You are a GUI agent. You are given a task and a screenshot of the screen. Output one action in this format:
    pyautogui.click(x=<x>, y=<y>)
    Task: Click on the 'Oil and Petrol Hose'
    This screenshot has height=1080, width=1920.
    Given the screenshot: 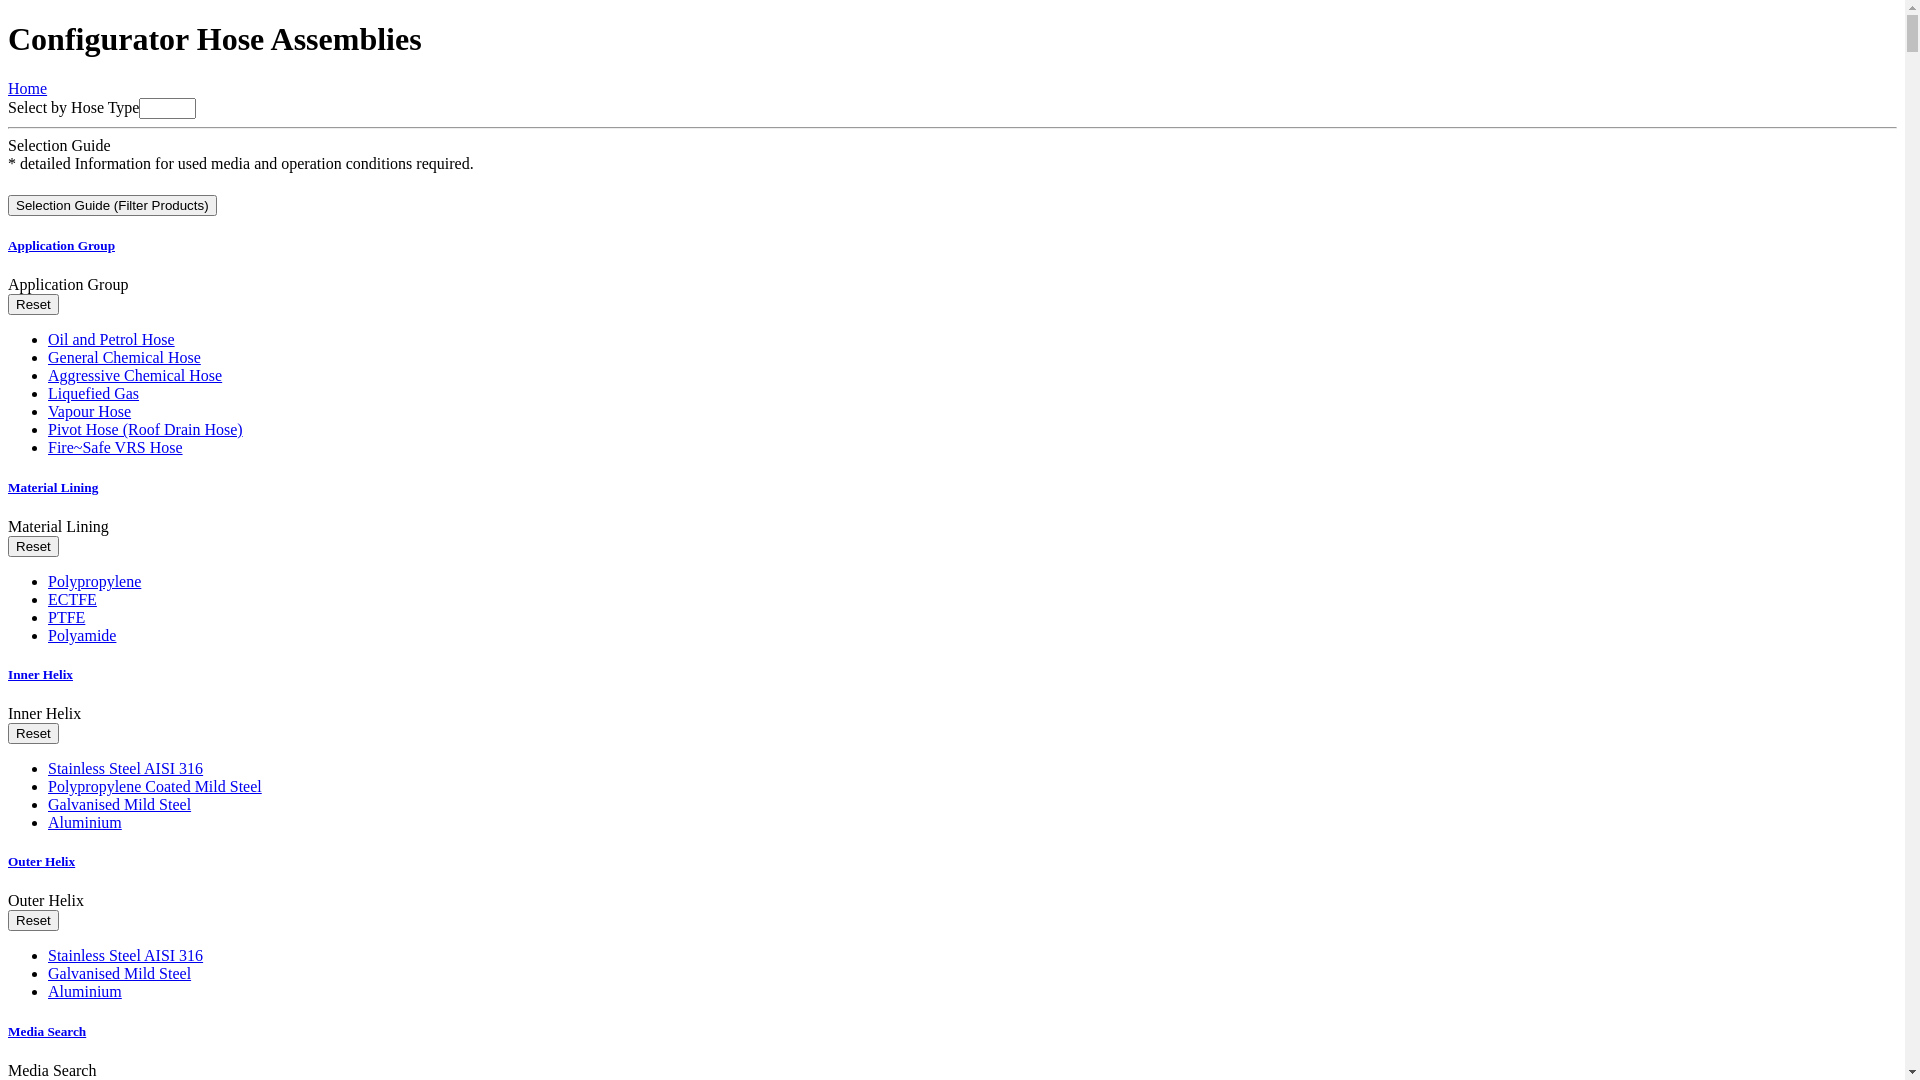 What is the action you would take?
    pyautogui.click(x=110, y=338)
    